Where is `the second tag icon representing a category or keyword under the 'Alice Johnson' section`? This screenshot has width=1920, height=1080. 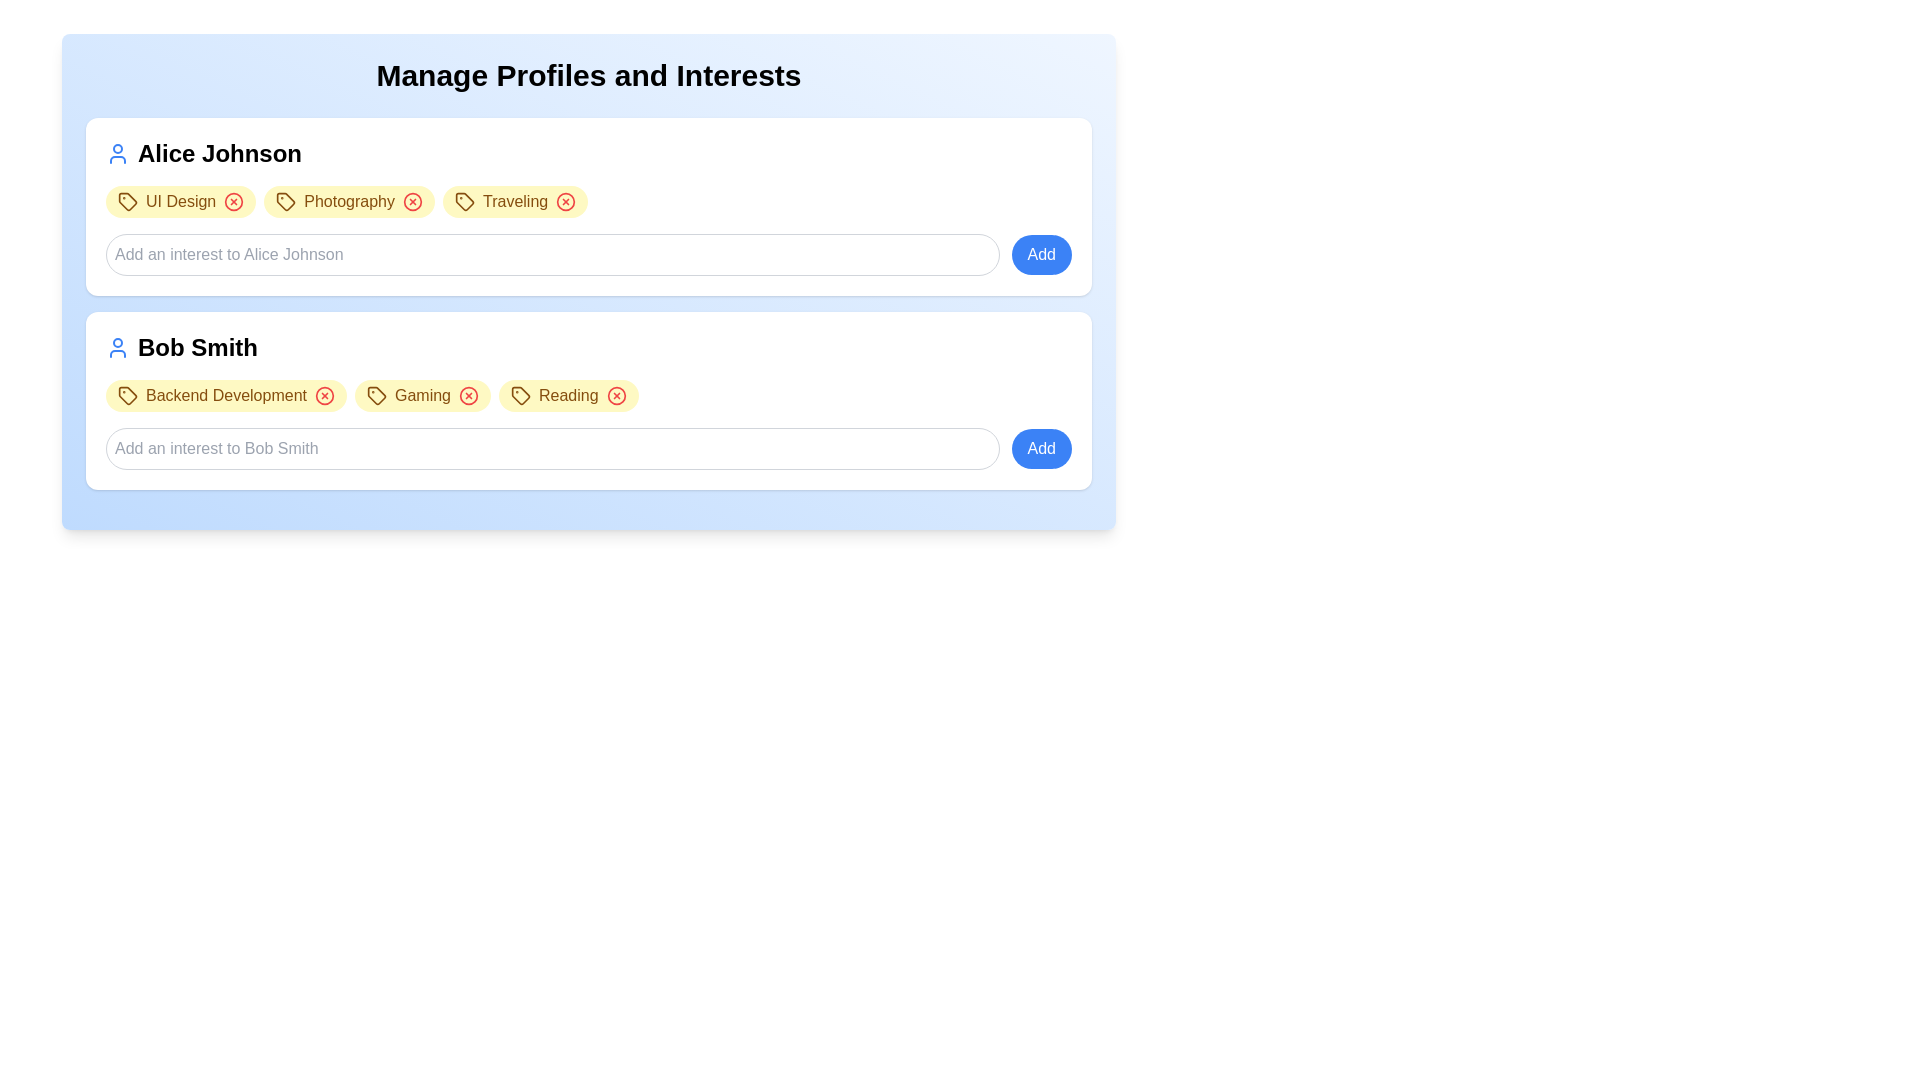 the second tag icon representing a category or keyword under the 'Alice Johnson' section is located at coordinates (285, 200).